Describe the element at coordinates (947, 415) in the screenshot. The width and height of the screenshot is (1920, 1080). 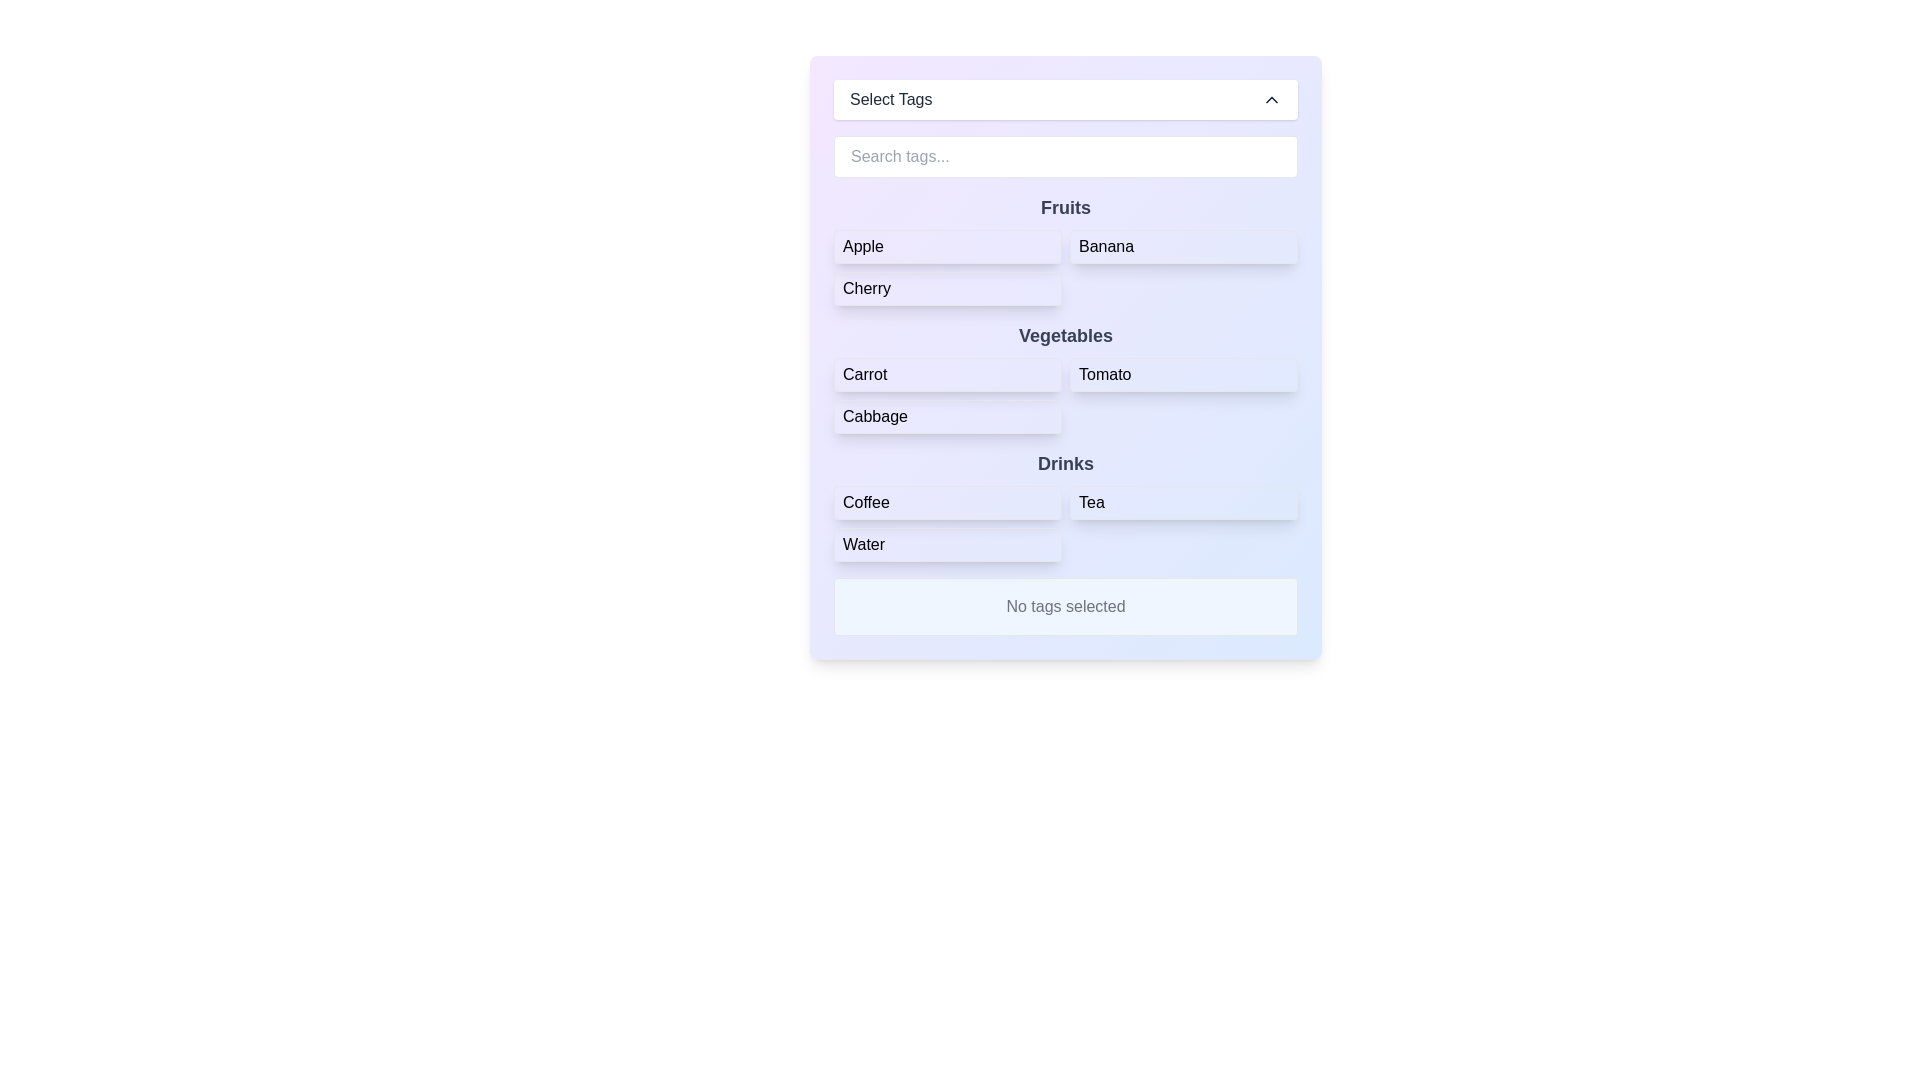
I see `the button labeled 'Cabbage' in the 'Vegetables' section` at that location.